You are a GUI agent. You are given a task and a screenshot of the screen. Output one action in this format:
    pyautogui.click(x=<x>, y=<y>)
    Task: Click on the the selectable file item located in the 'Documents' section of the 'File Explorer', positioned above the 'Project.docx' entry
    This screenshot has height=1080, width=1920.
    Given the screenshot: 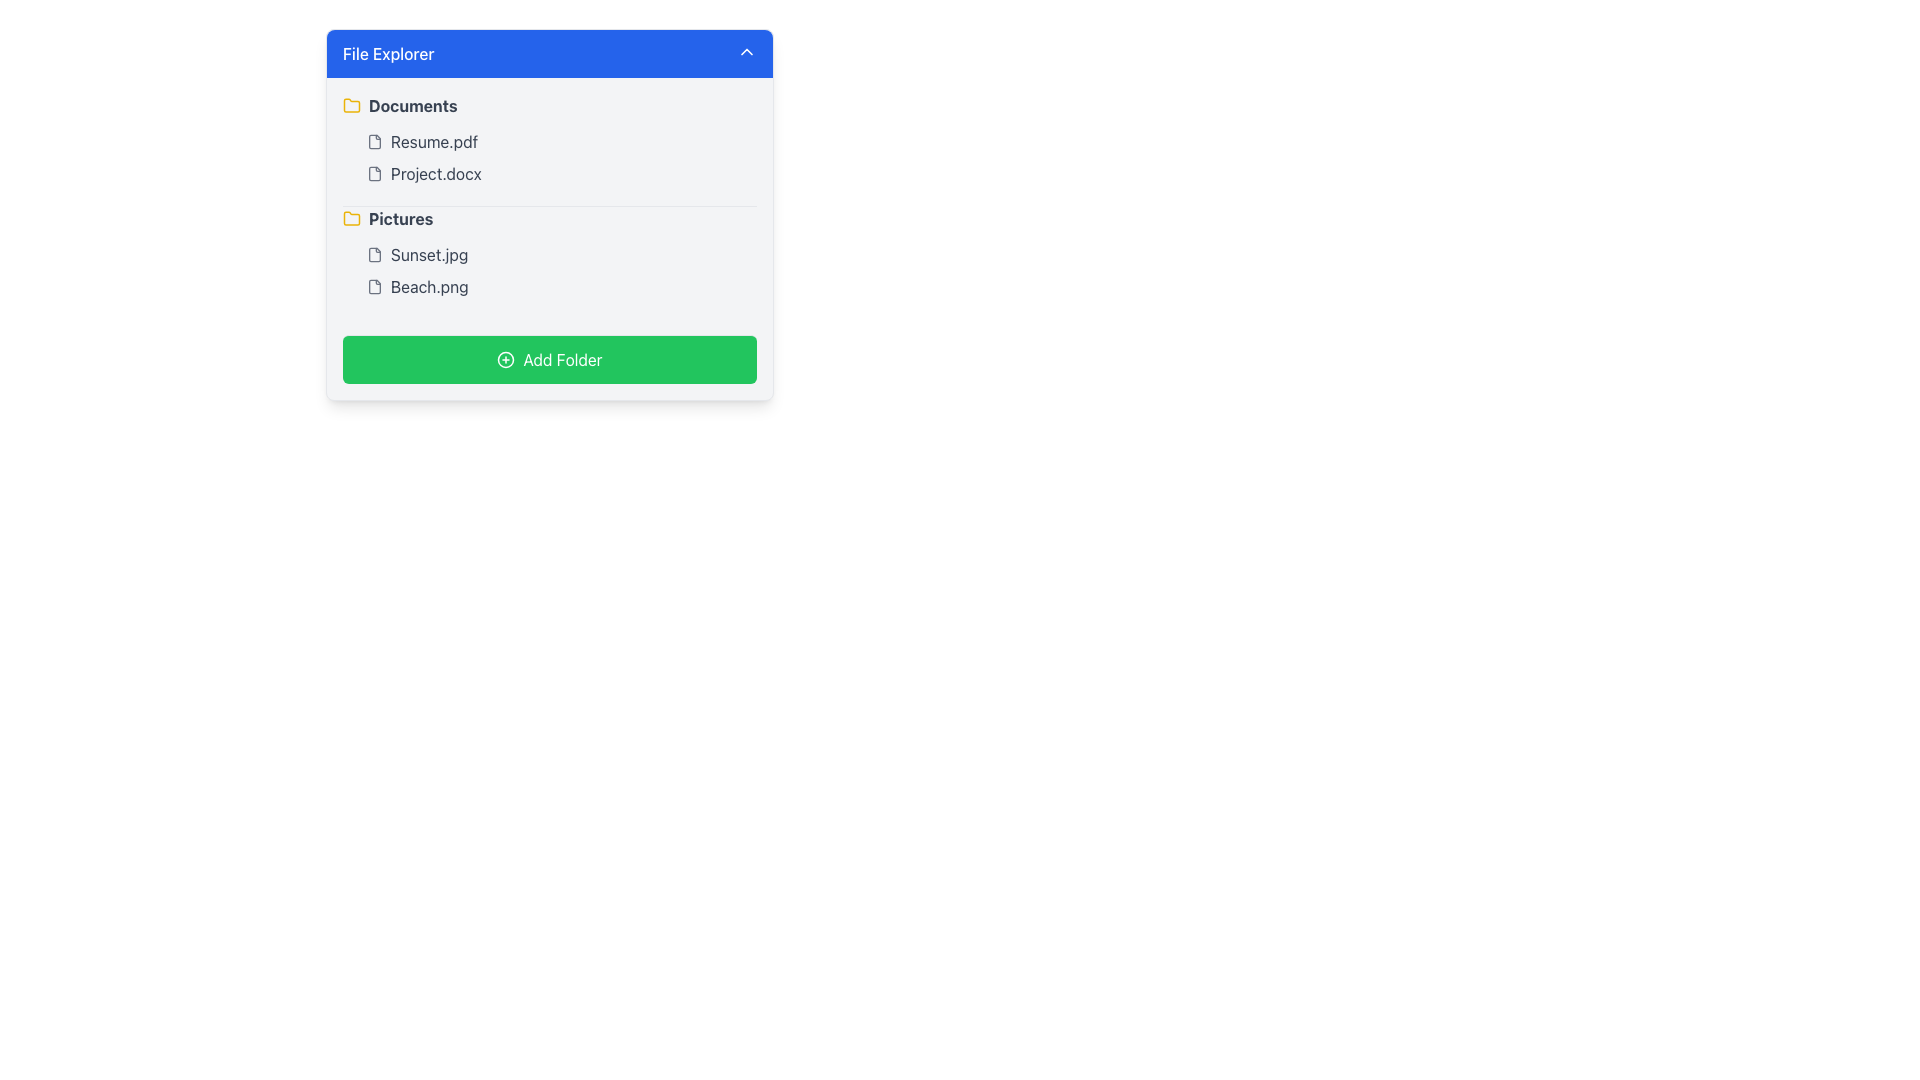 What is the action you would take?
    pyautogui.click(x=560, y=141)
    